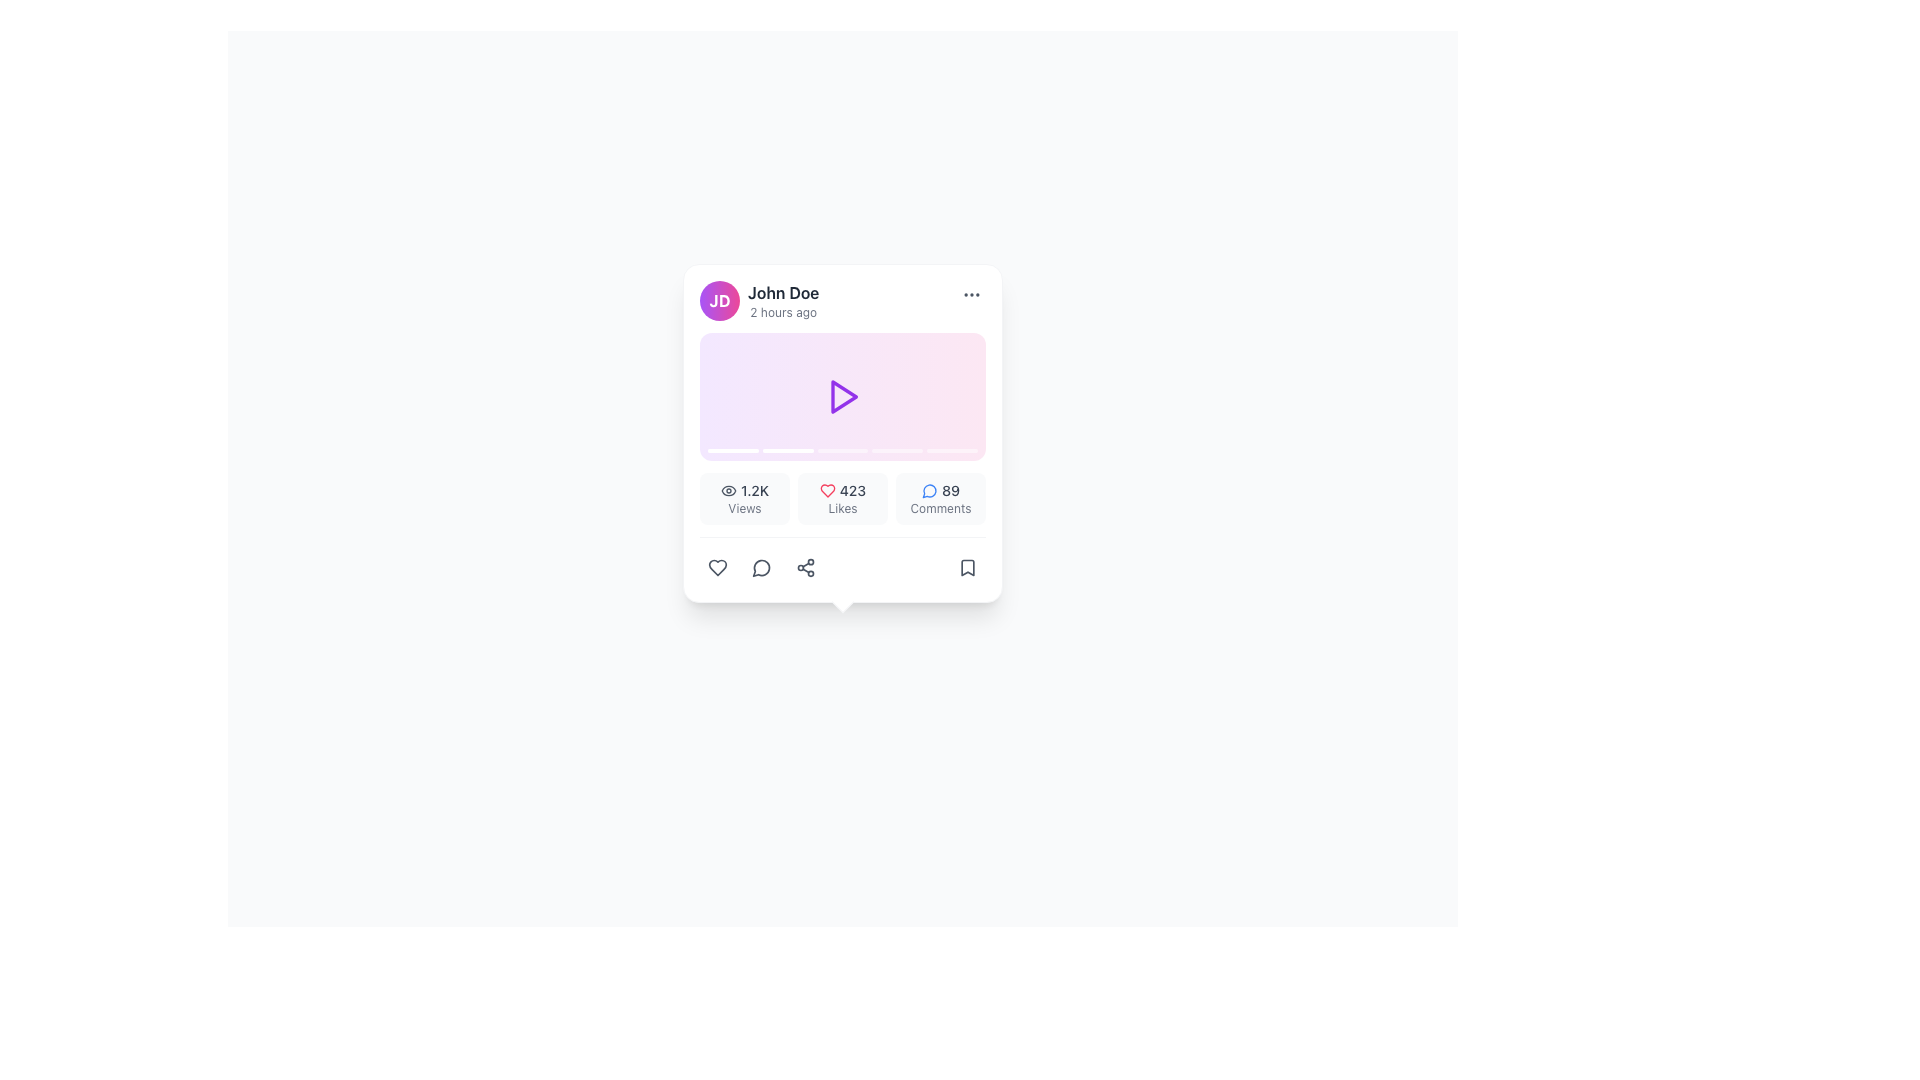  I want to click on the ellipsis menu icon located at the top-right corner of the user's post card, so click(971, 294).